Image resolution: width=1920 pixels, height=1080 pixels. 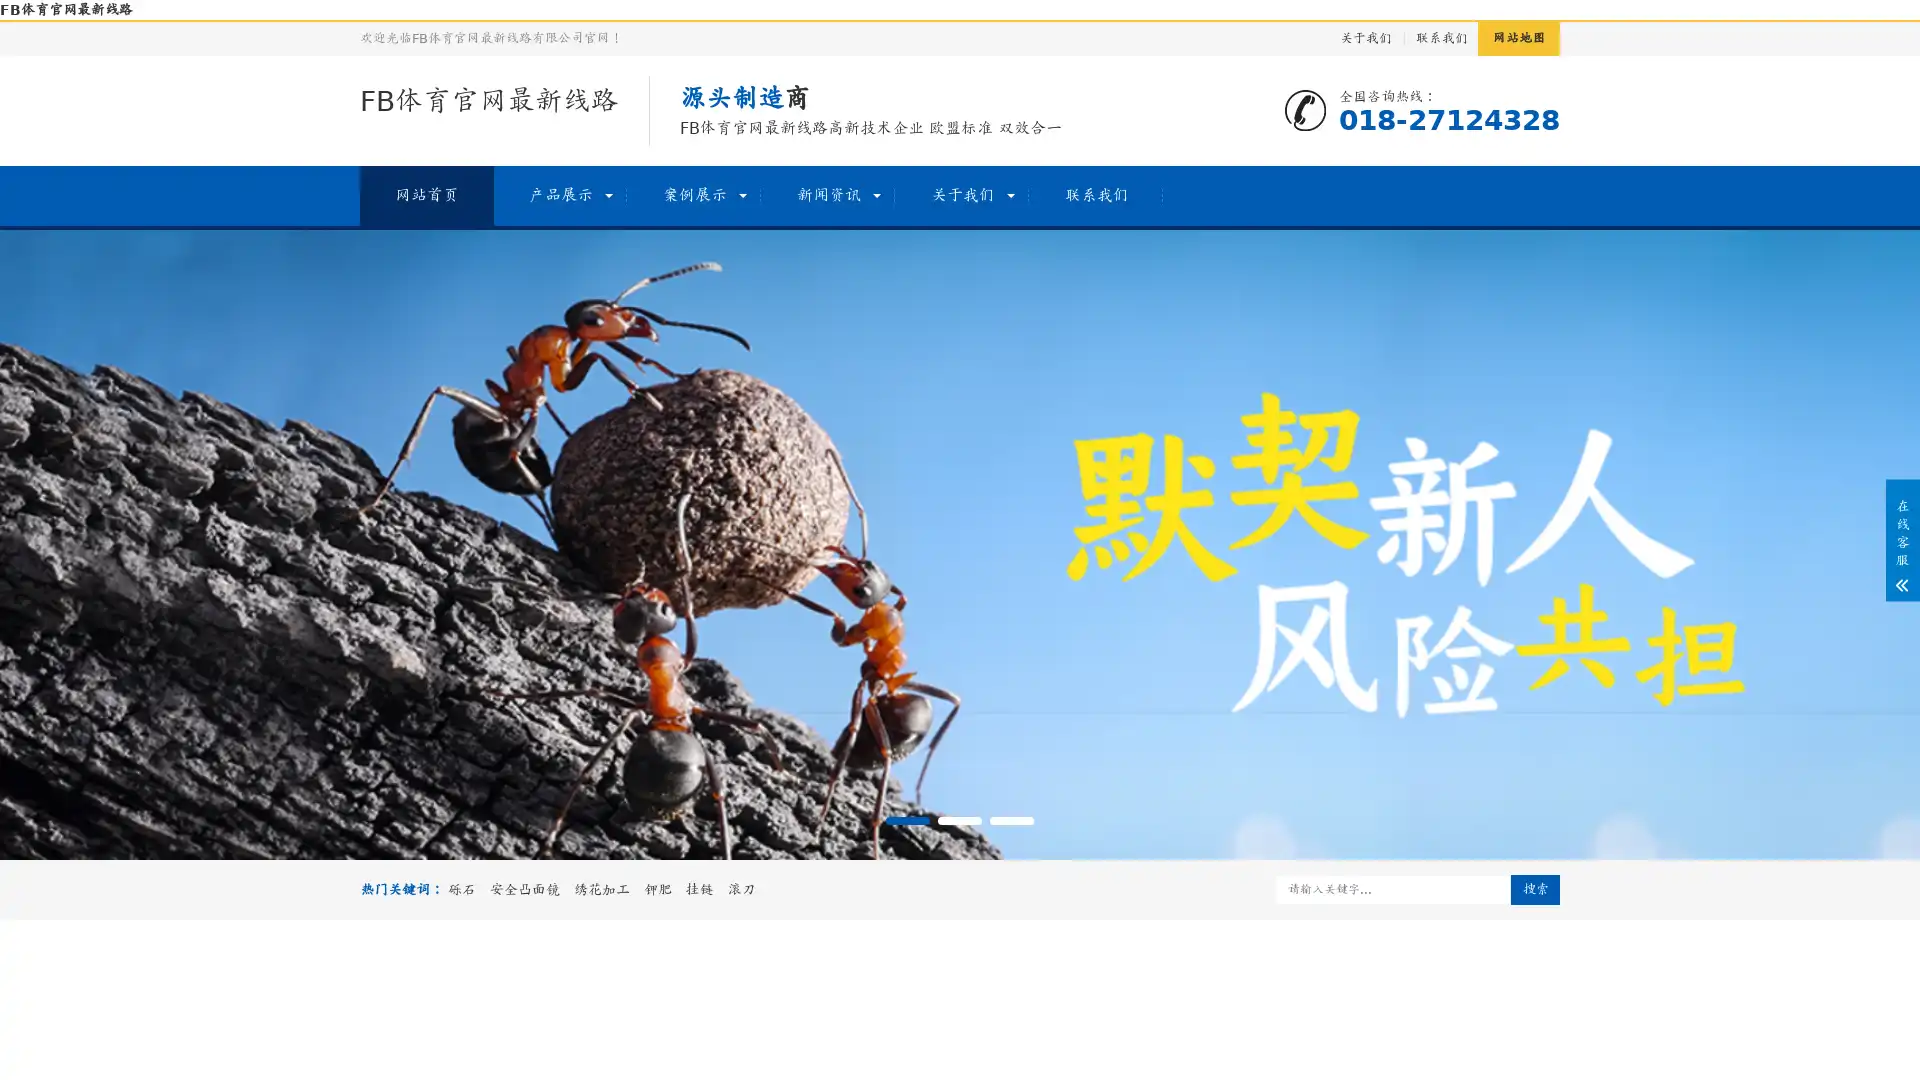 I want to click on Go to slide 2, so click(x=960, y=821).